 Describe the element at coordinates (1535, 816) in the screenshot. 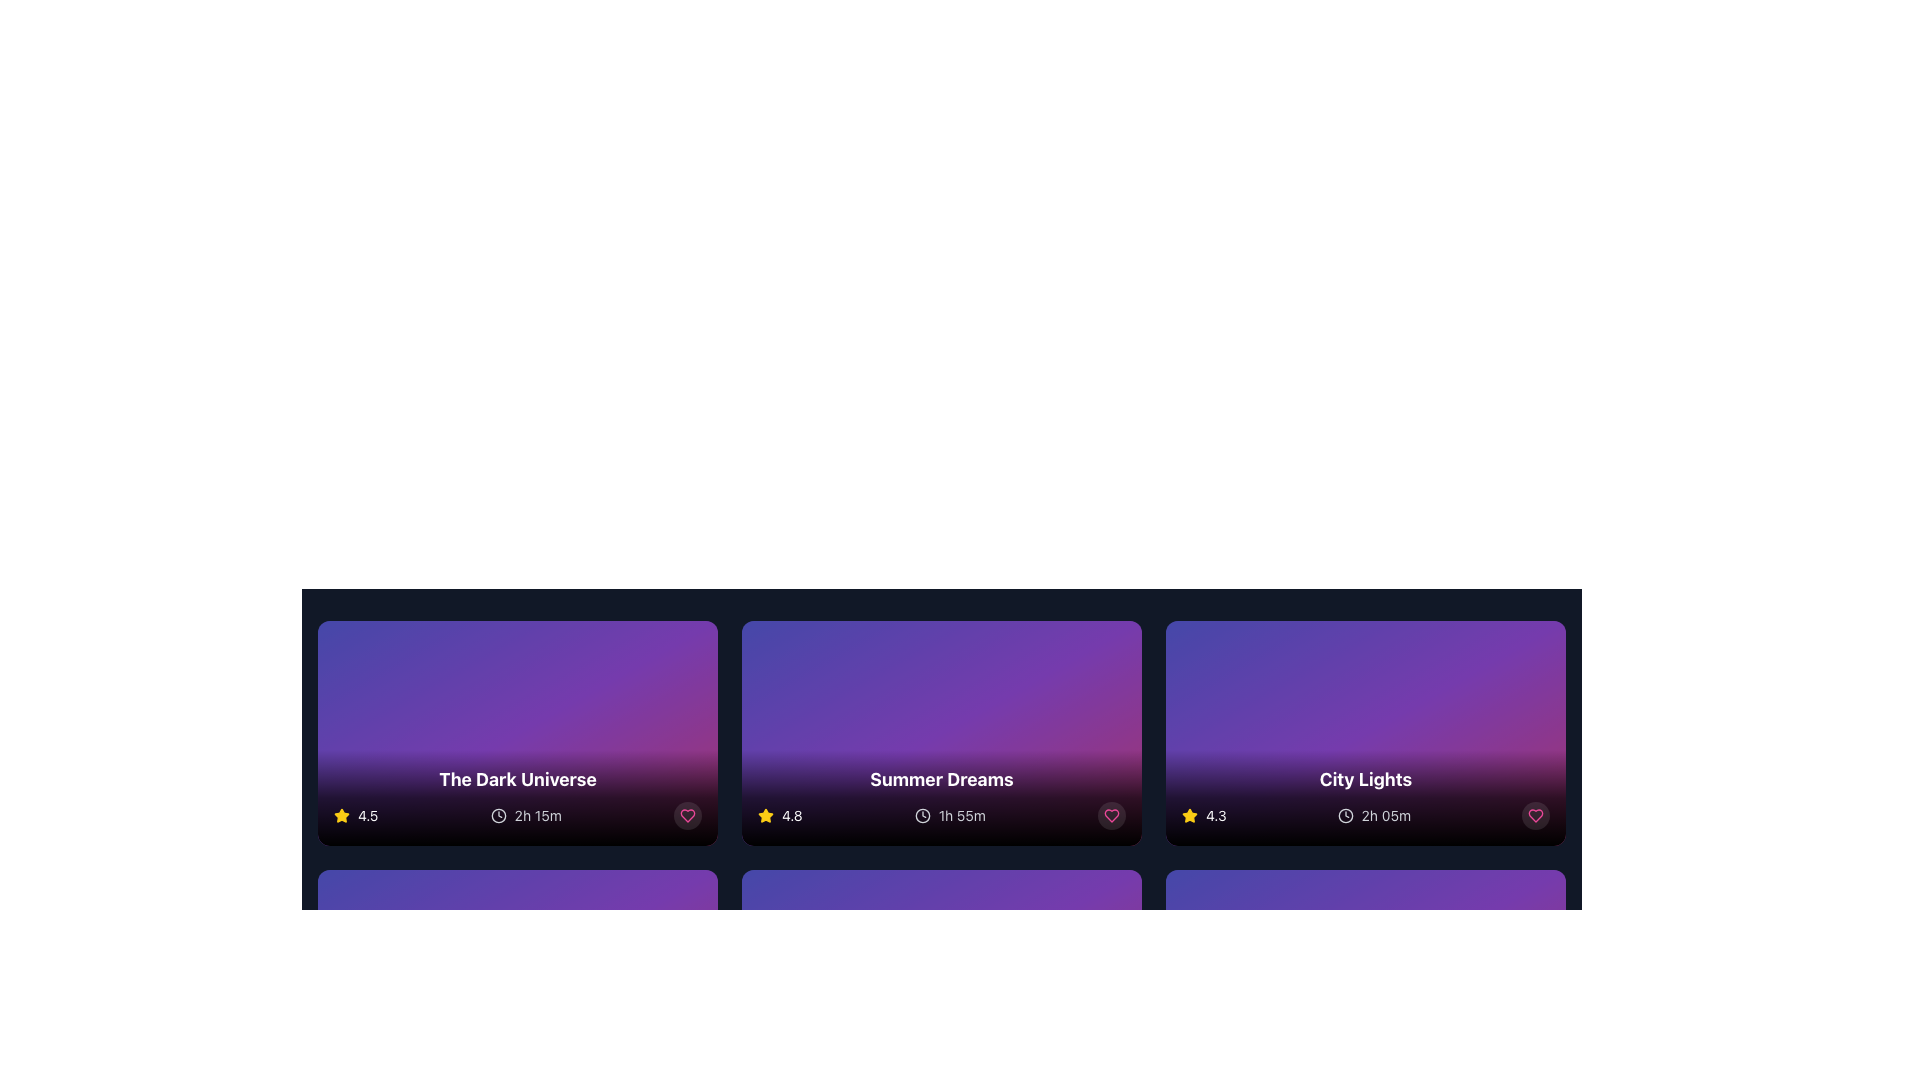

I see `the heart icon at the bottom right corner of the 'City Lights' card to mark it as a favorite` at that location.